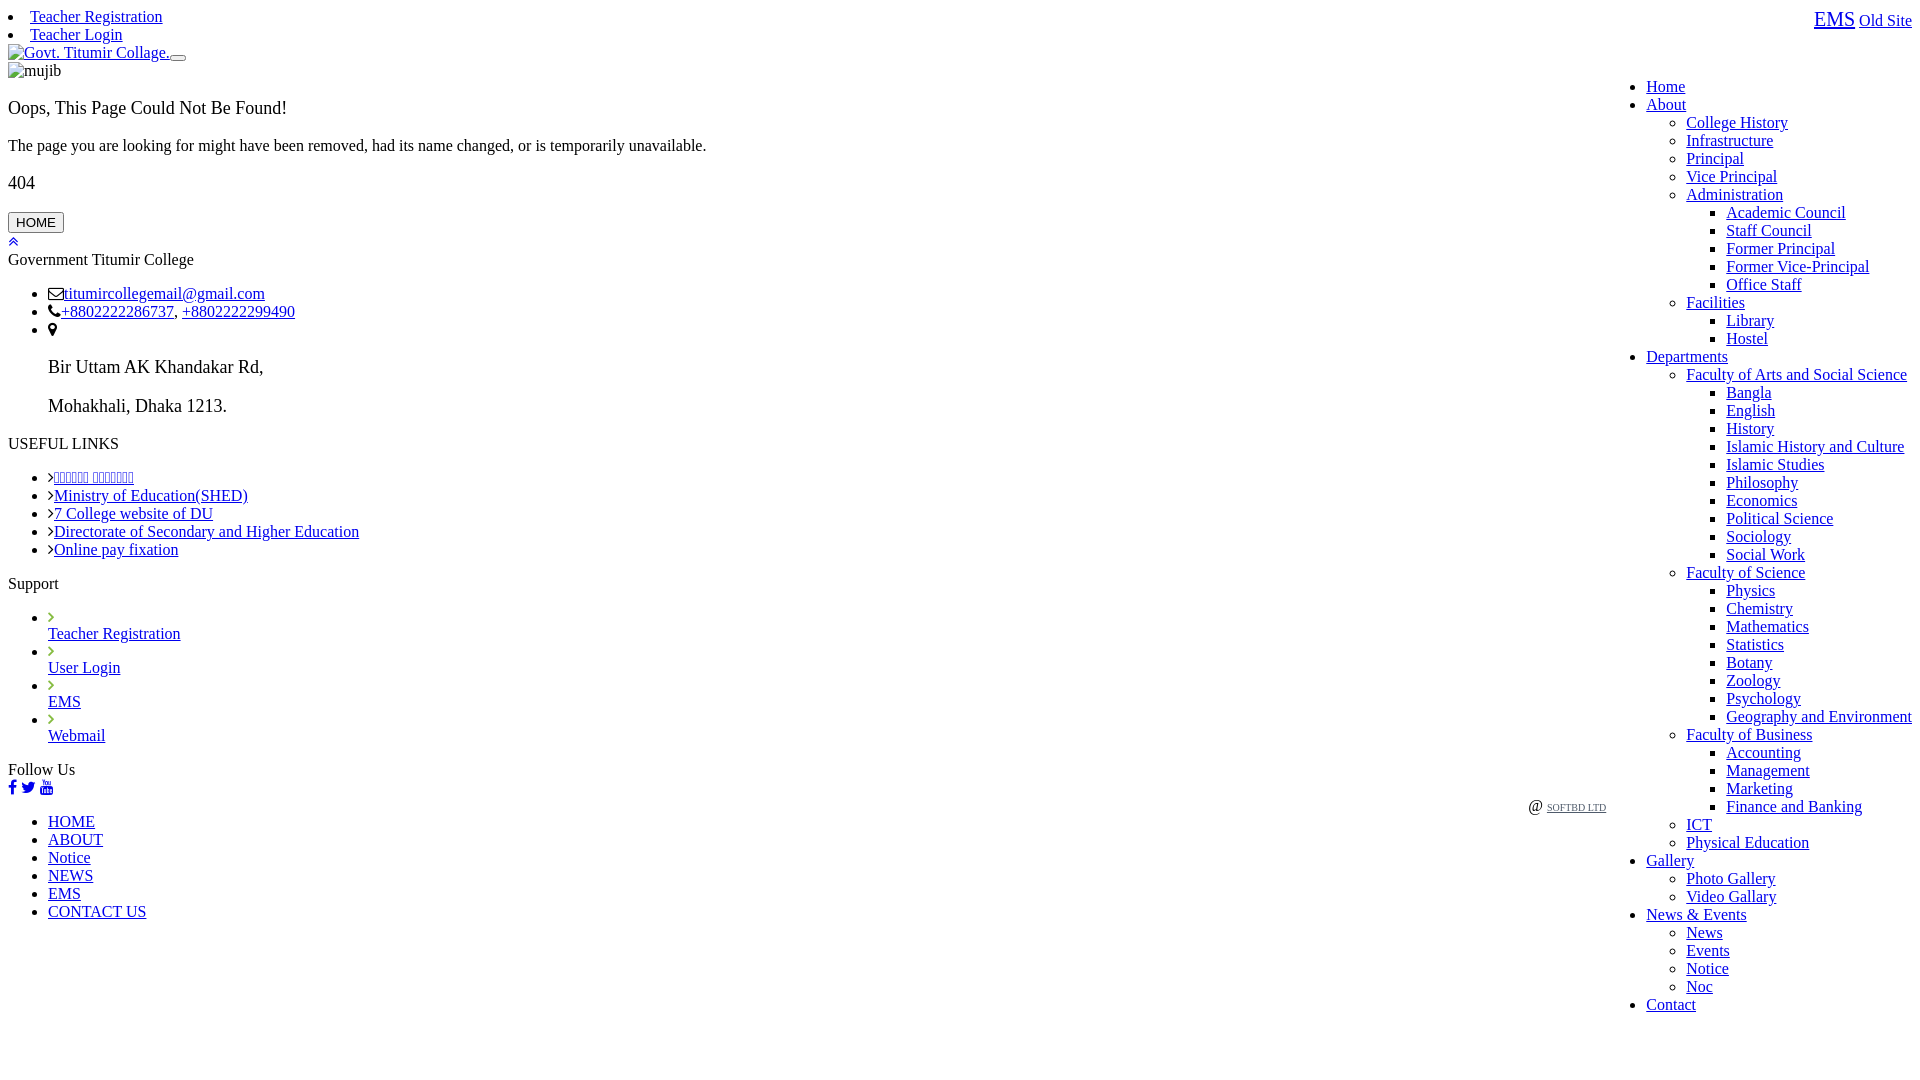 This screenshot has width=1920, height=1080. I want to click on 'Management', so click(1725, 769).